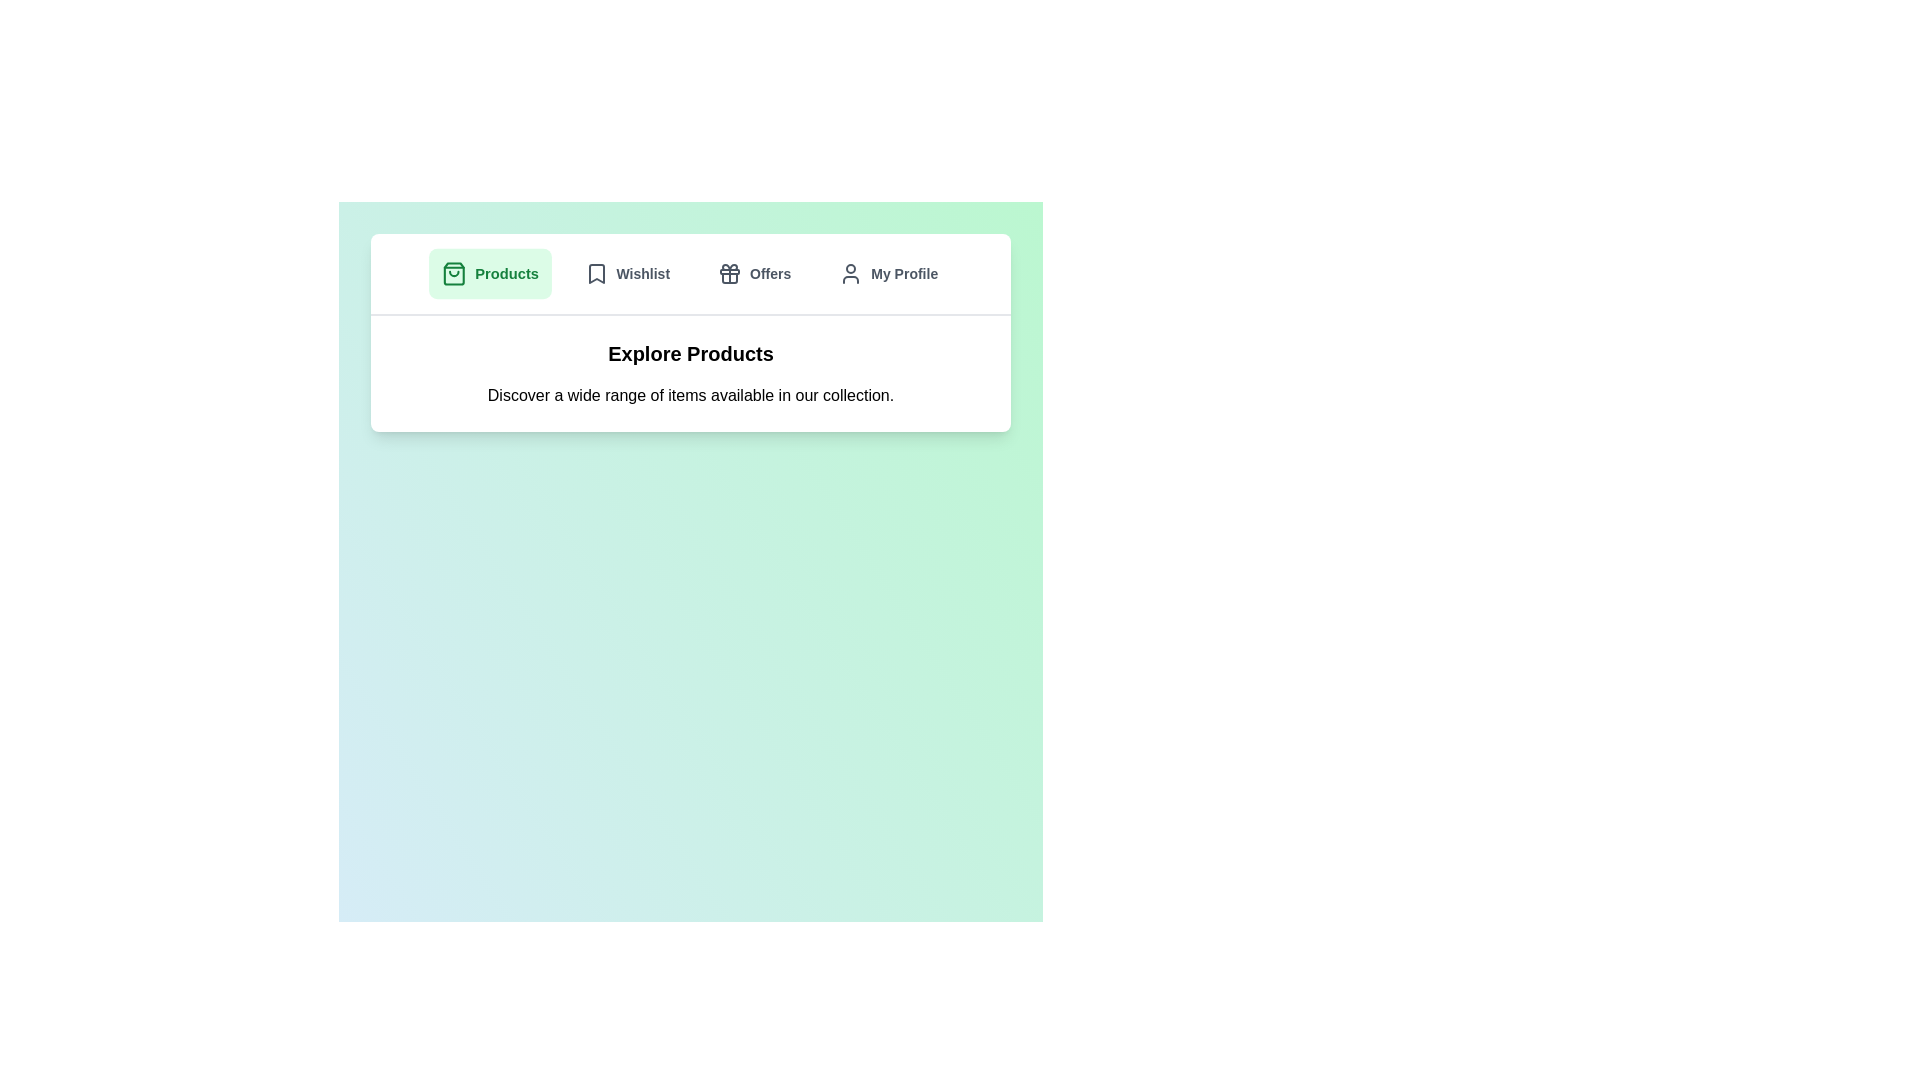 Image resolution: width=1920 pixels, height=1080 pixels. Describe the element at coordinates (691, 396) in the screenshot. I see `the supportive description text for the 'Explore Products' section, located beneath the header text and well-centered horizontally on the page` at that location.